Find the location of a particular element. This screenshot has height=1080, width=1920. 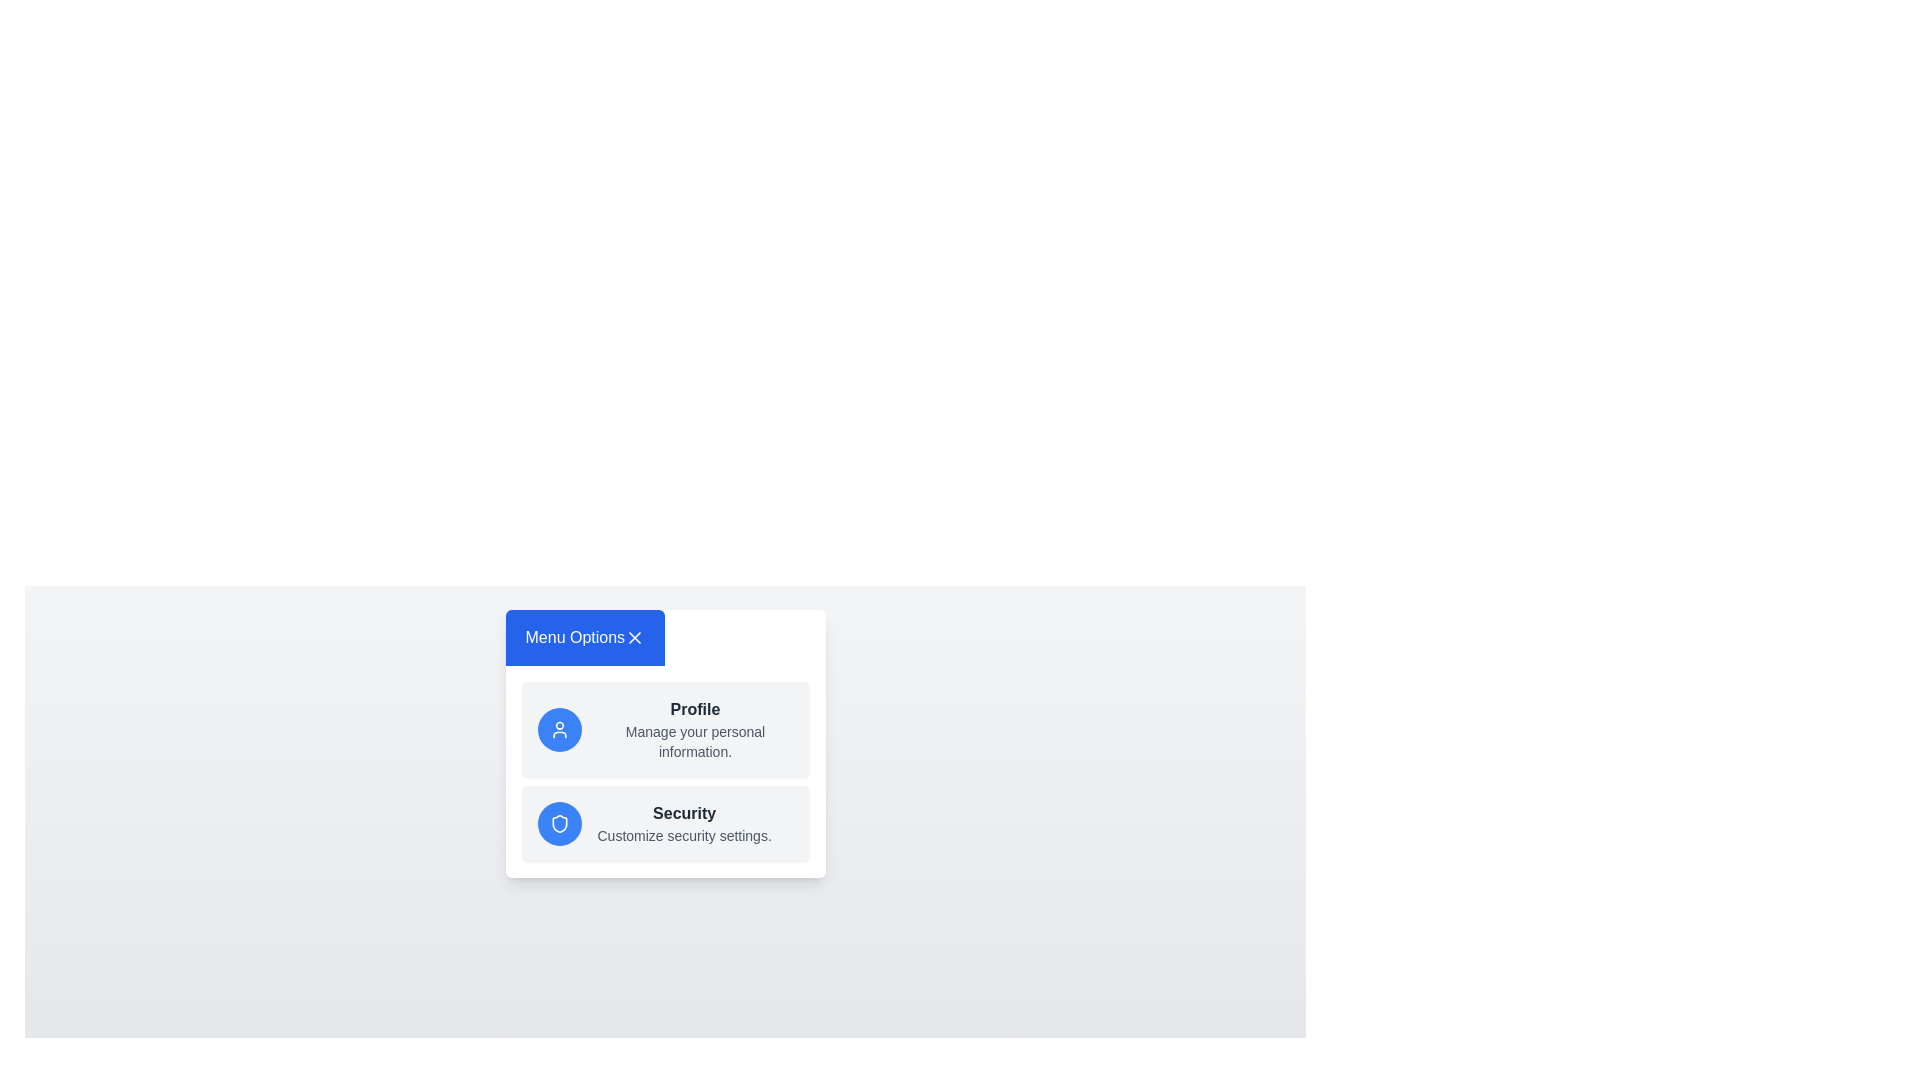

the 'Profile' menu item is located at coordinates (695, 708).